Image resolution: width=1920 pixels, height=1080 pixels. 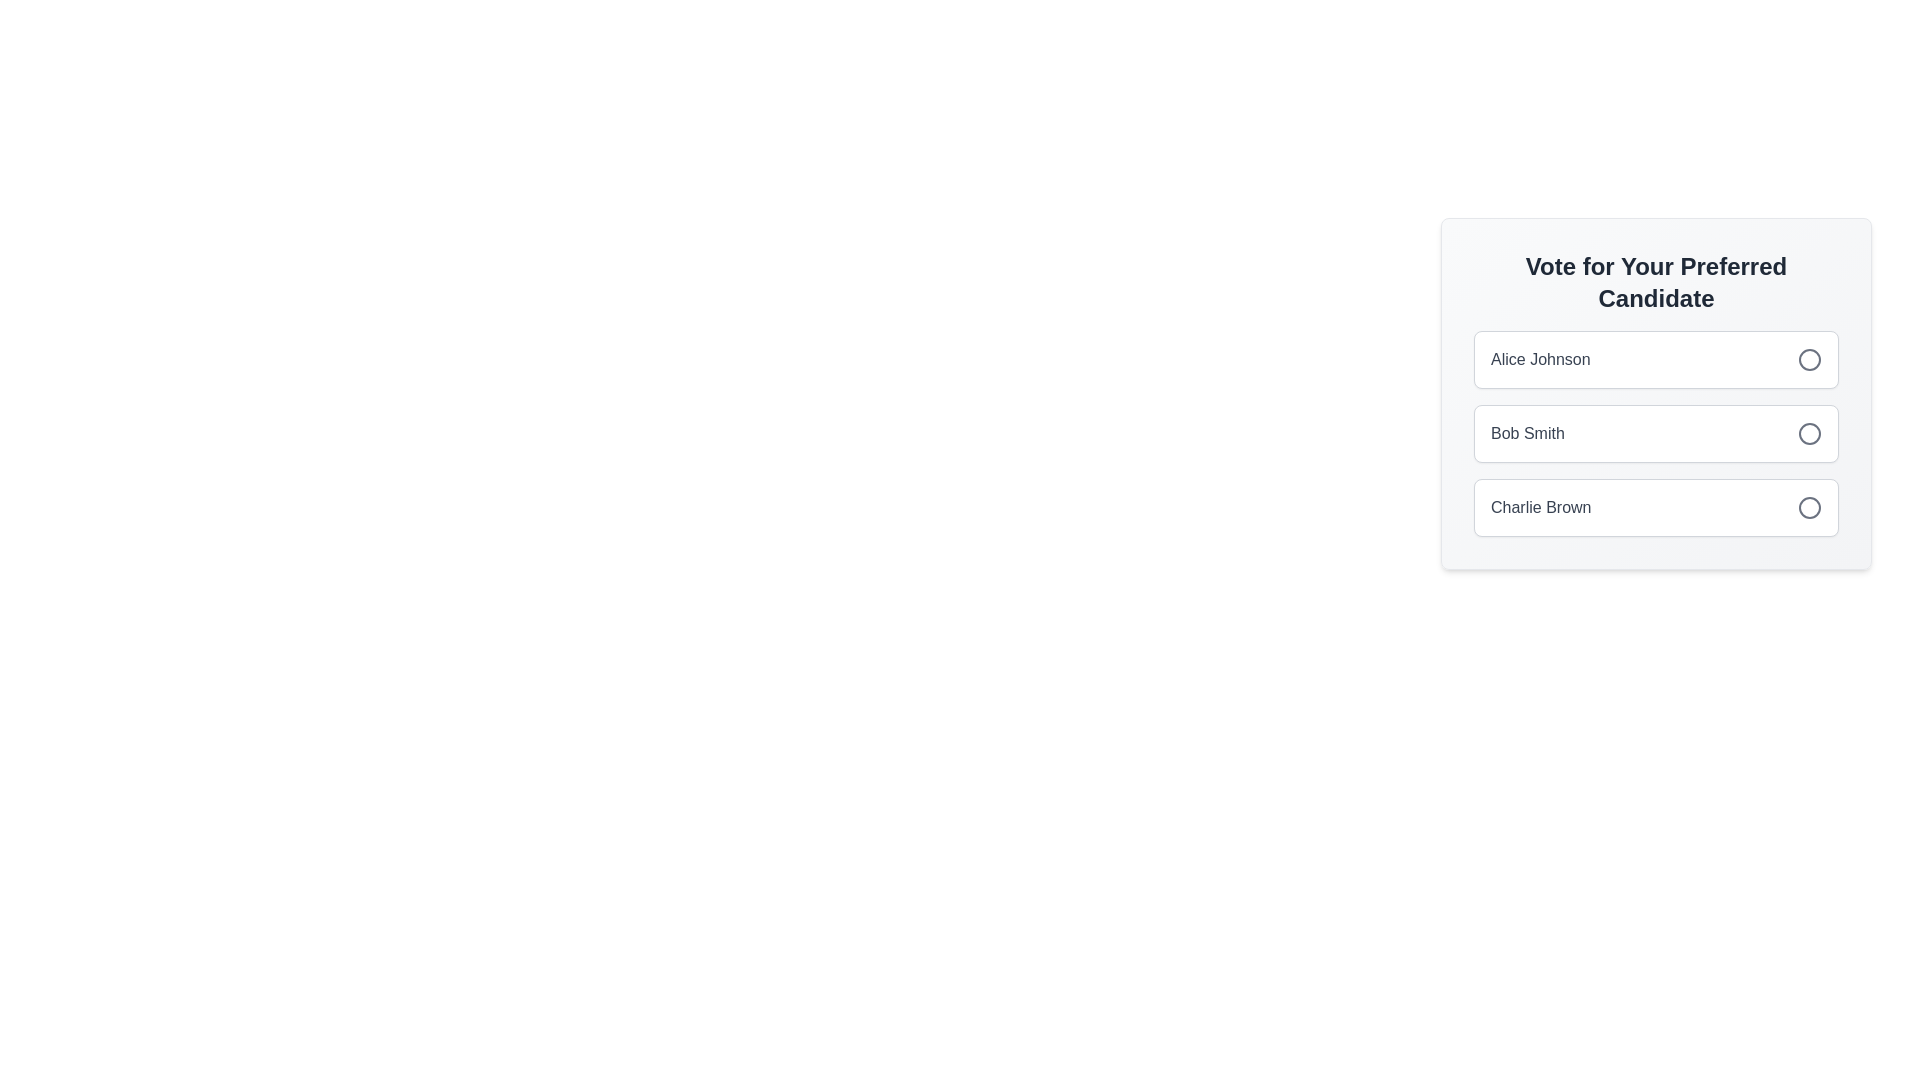 I want to click on the Selectable Option Card labeled 'Bob Smith', so click(x=1656, y=433).